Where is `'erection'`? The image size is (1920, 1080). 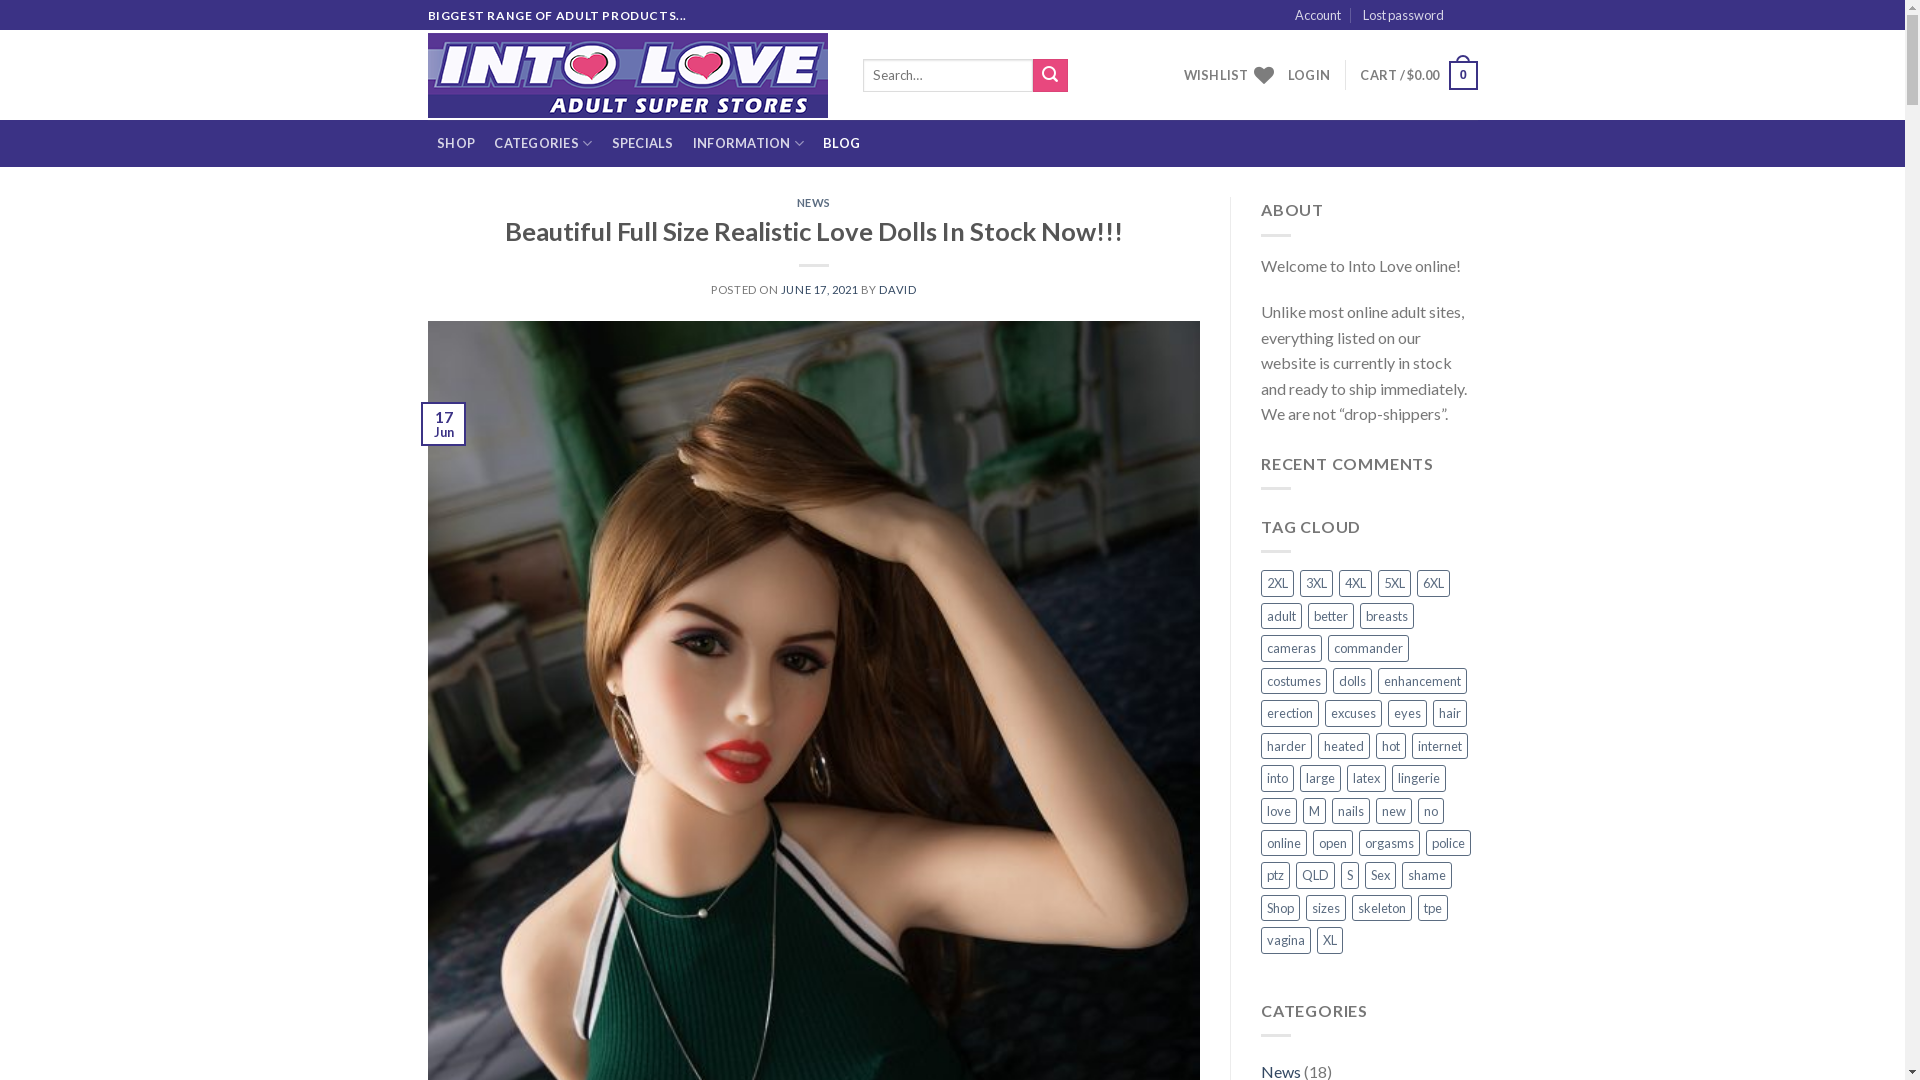
'erection' is located at coordinates (1290, 712).